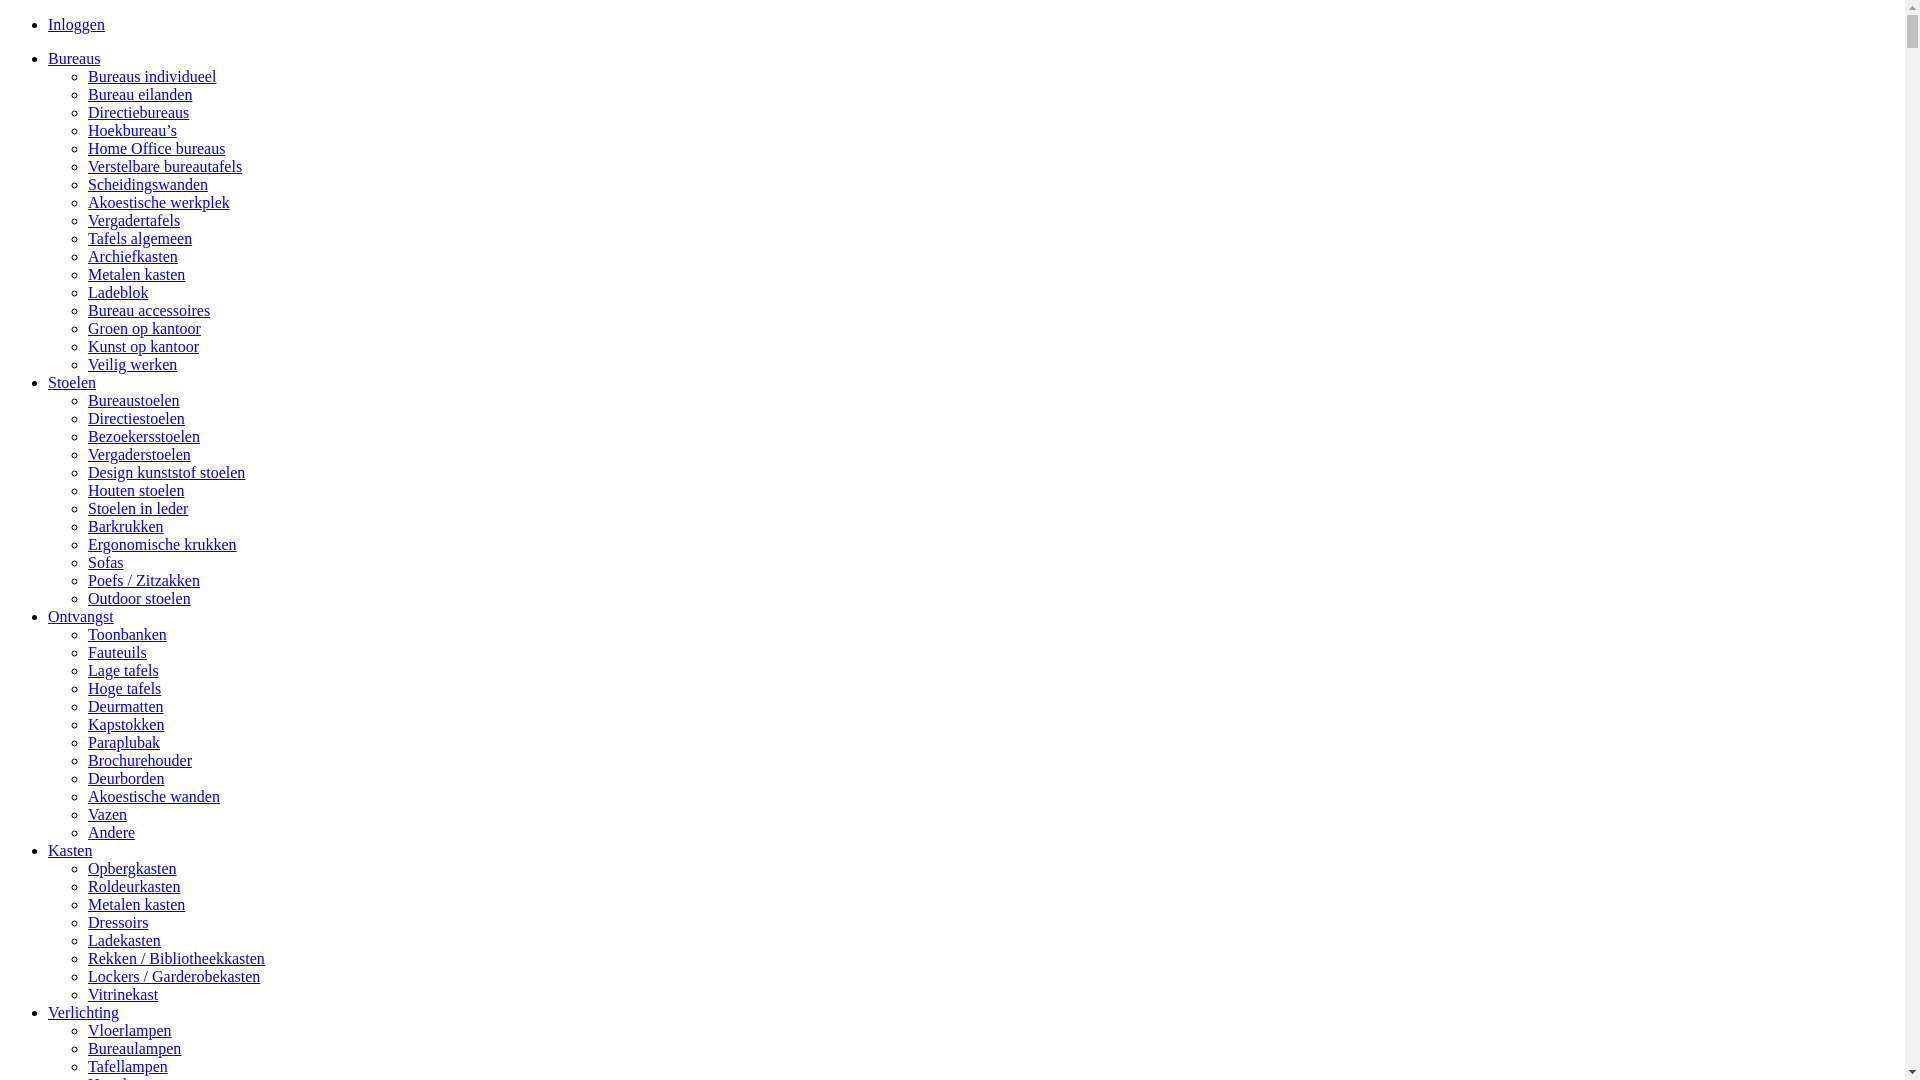 This screenshot has height=1080, width=1920. What do you see at coordinates (104, 562) in the screenshot?
I see `'Sofas'` at bounding box center [104, 562].